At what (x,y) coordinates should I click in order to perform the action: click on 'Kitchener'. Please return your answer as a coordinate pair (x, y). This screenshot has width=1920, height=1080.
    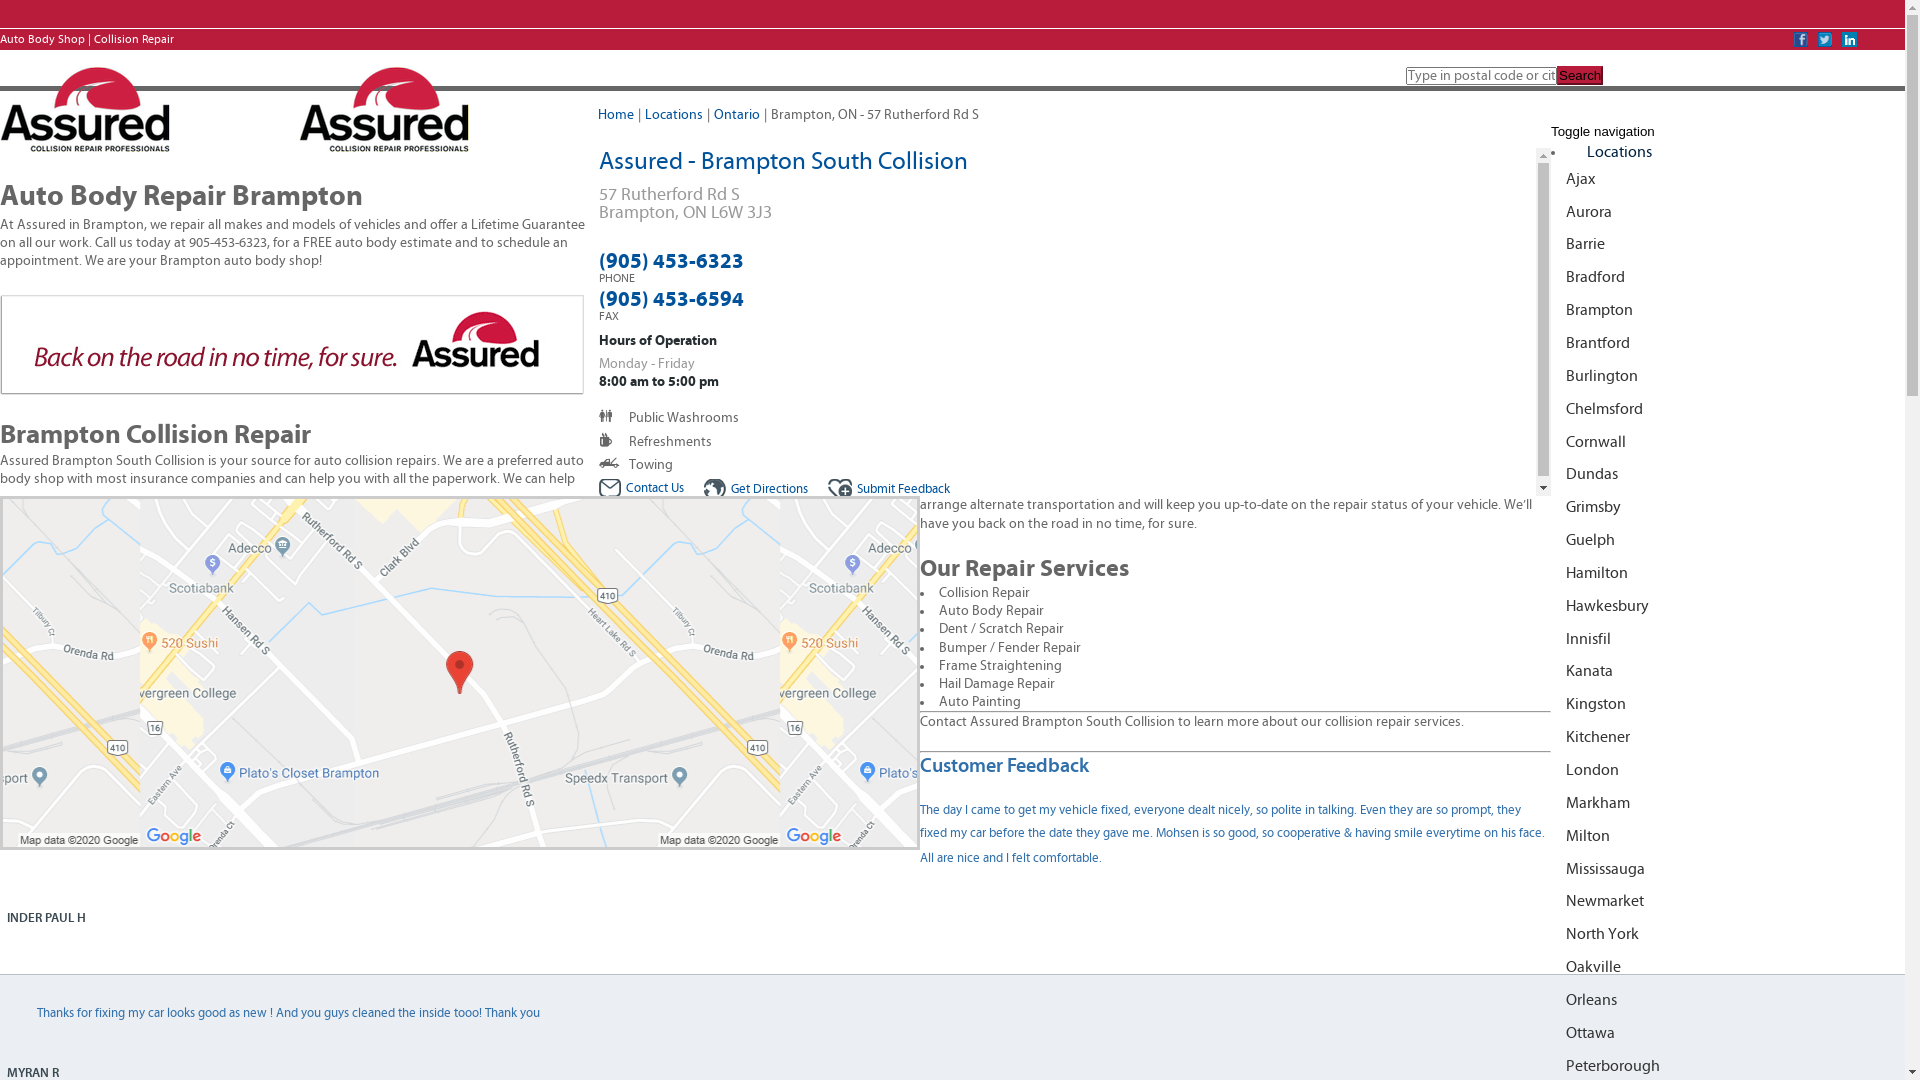
    Looking at the image, I should click on (1549, 737).